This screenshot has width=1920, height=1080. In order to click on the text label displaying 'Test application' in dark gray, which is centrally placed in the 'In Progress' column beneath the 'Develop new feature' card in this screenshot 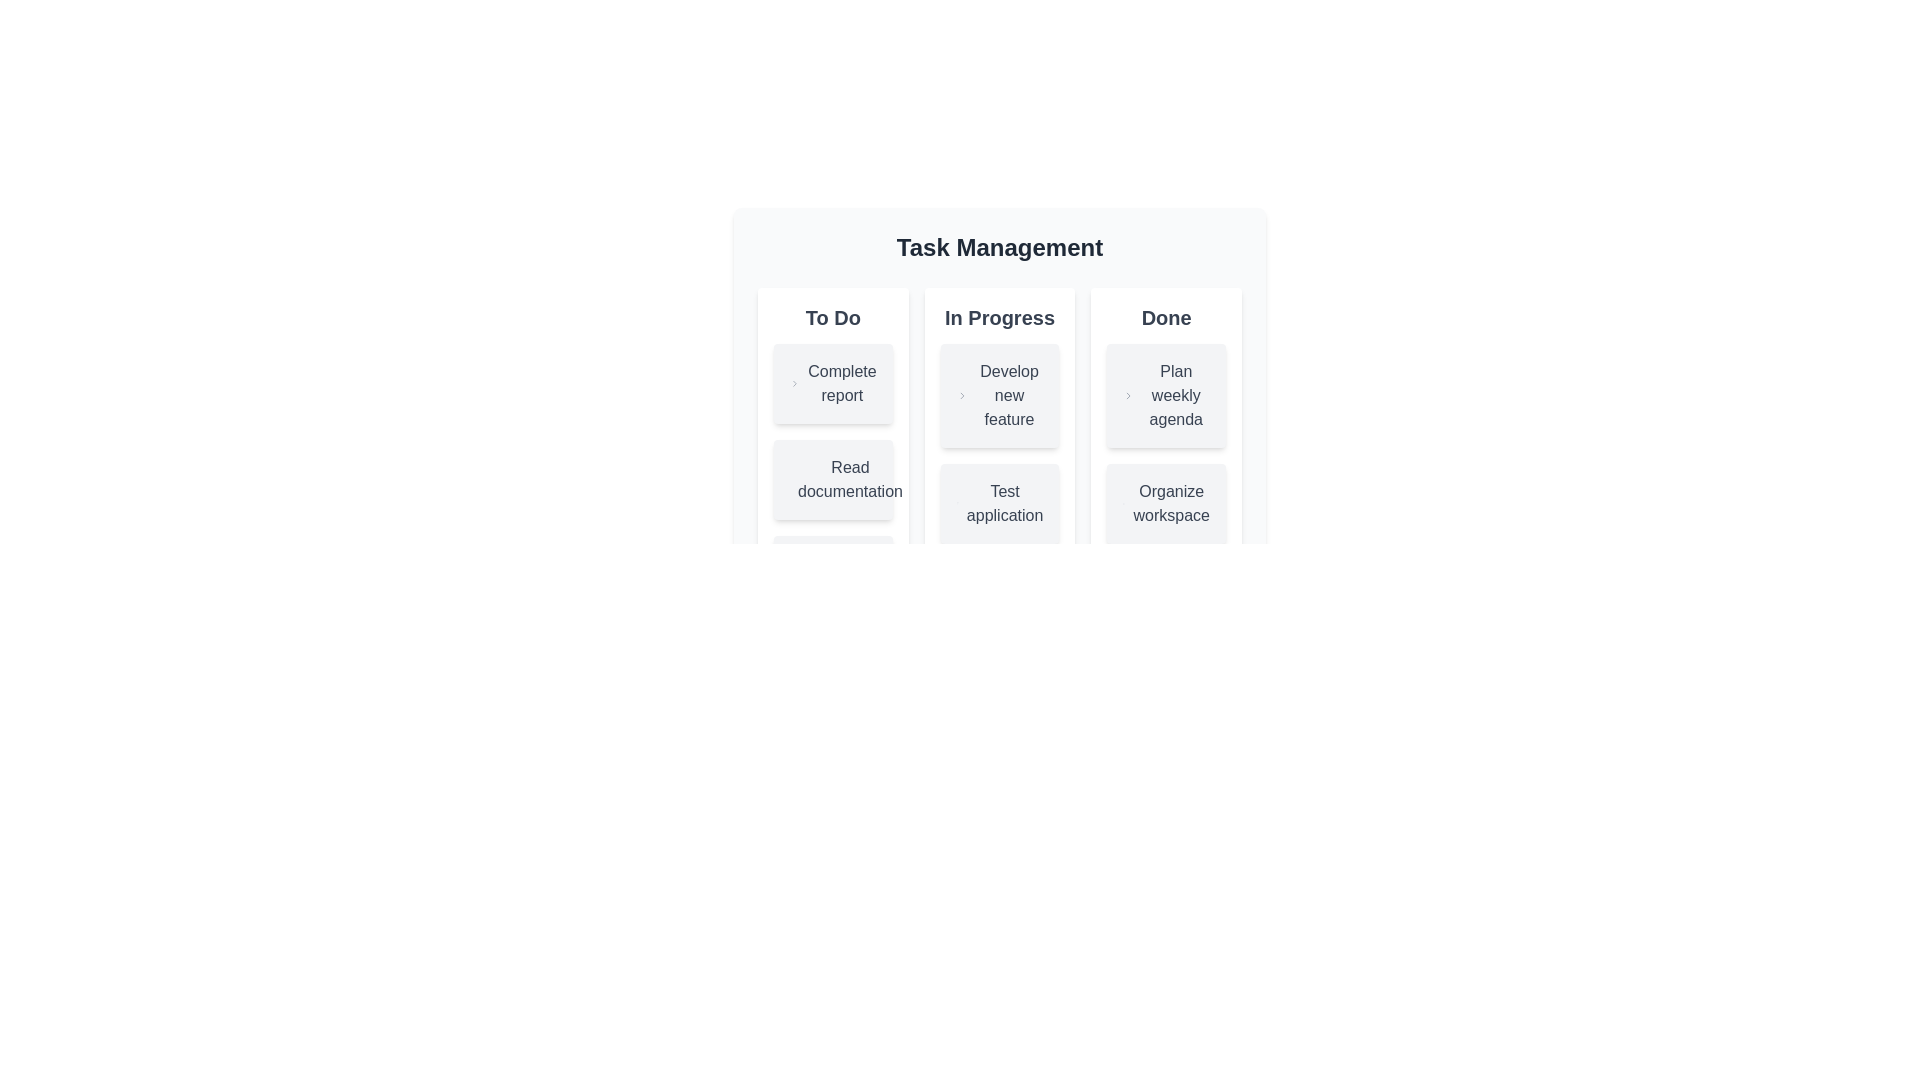, I will do `click(1005, 503)`.